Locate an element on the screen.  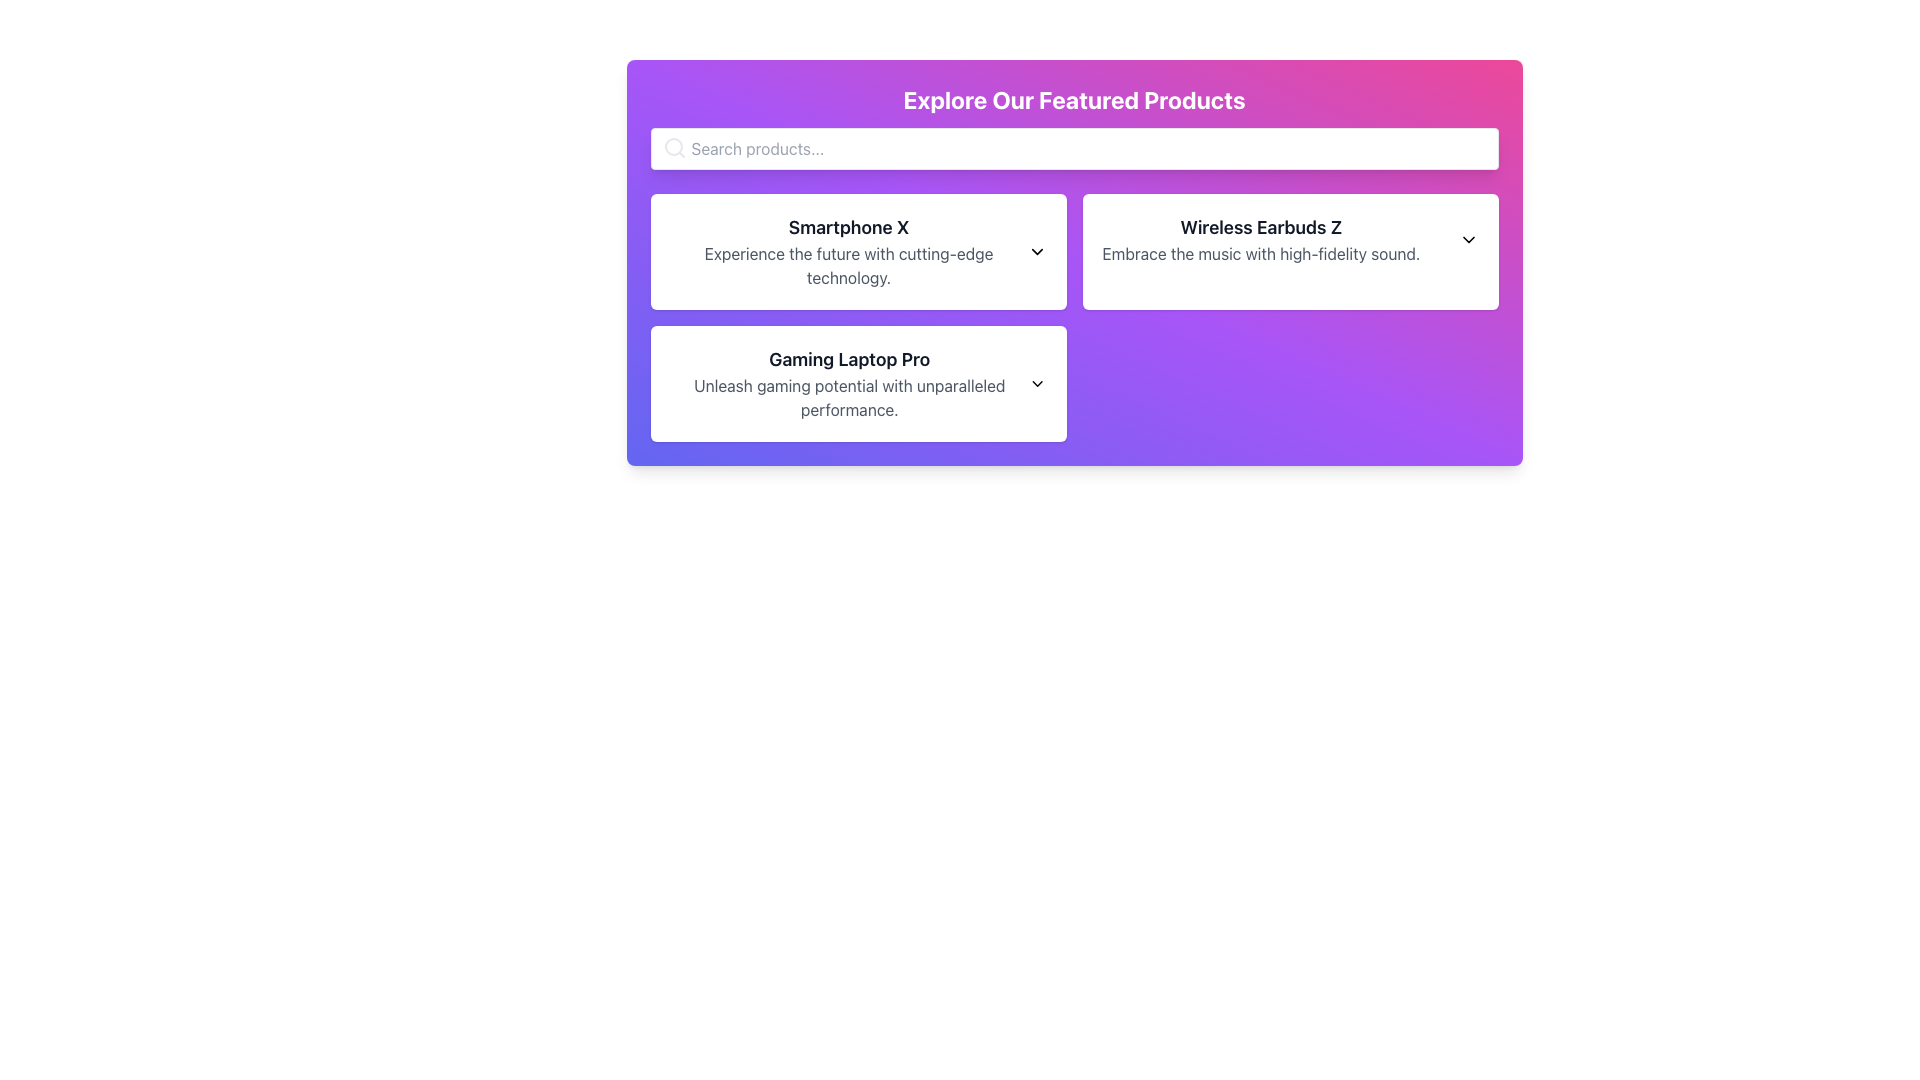
the text block providing descriptive information about 'Smartphone X', located below the title in the upper-left segment of the grid layout is located at coordinates (849, 265).